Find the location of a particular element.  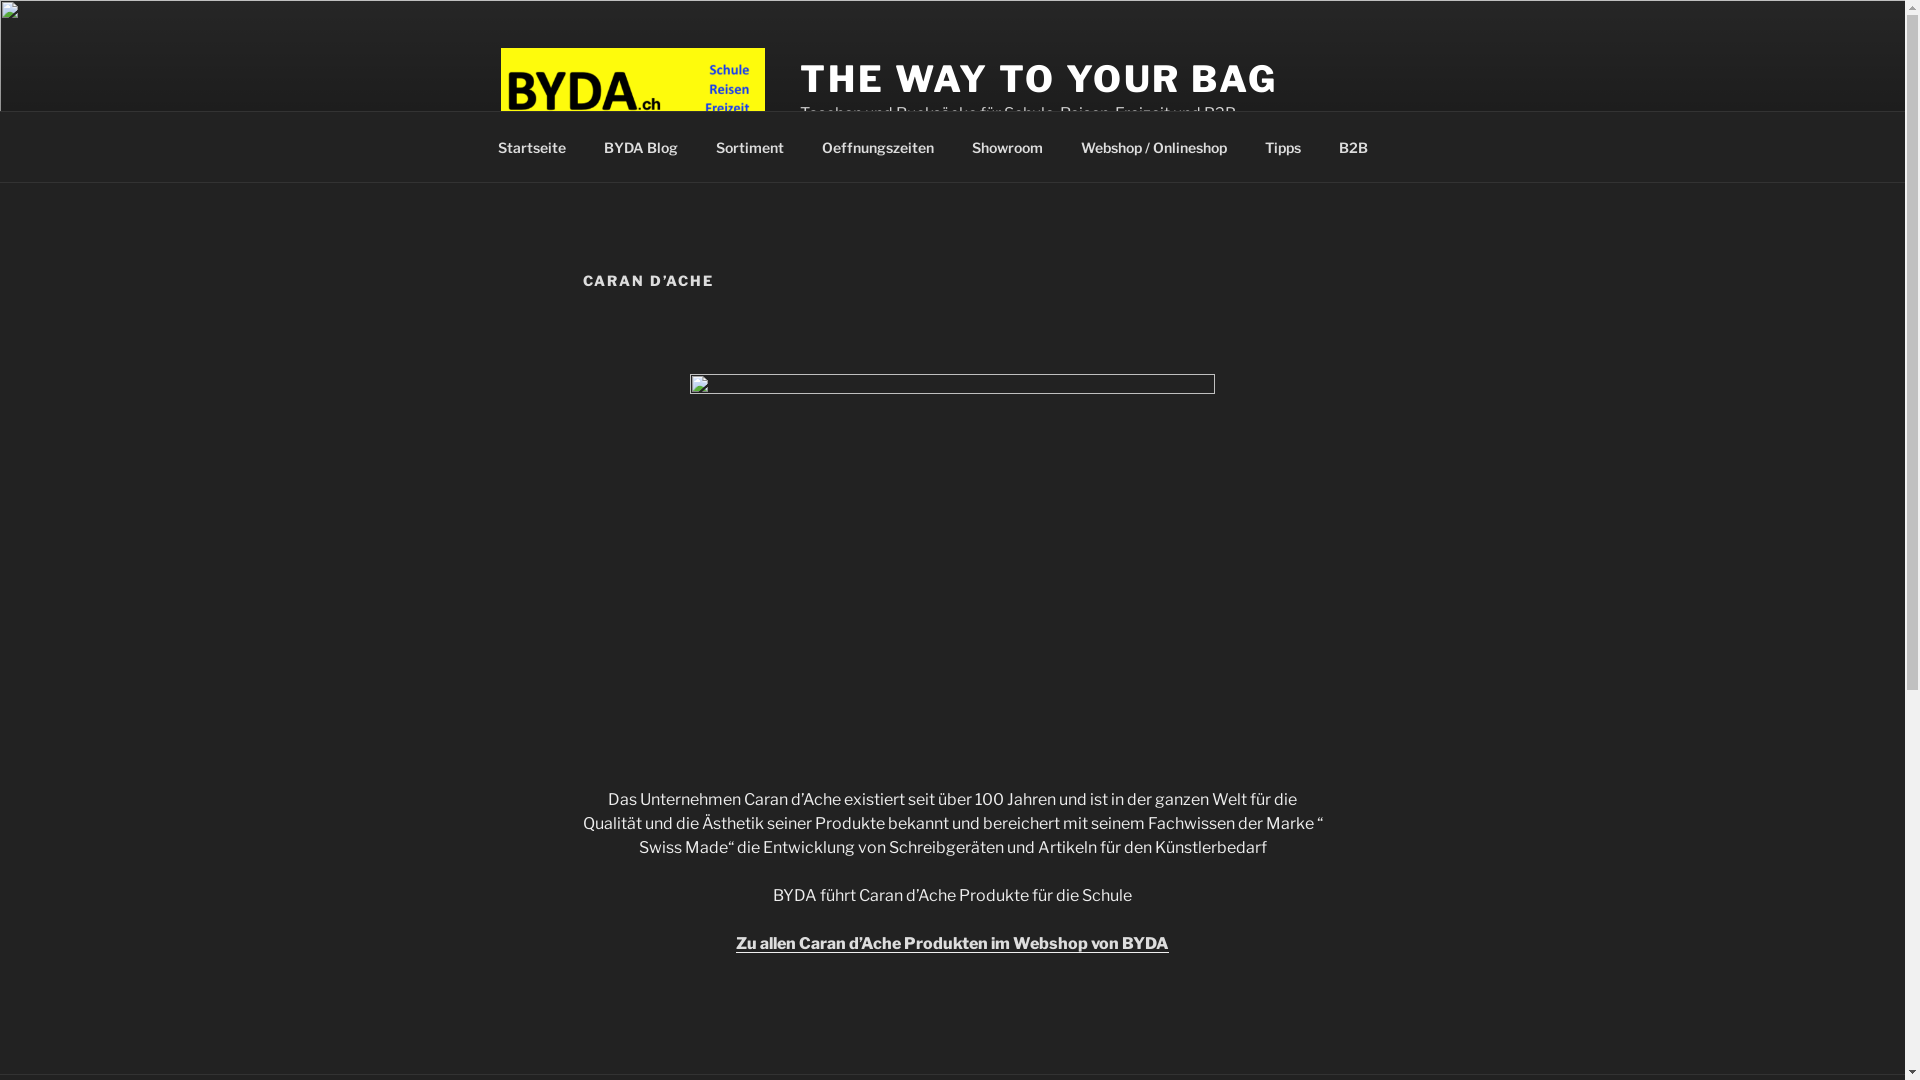

'Startseite' is located at coordinates (480, 145).